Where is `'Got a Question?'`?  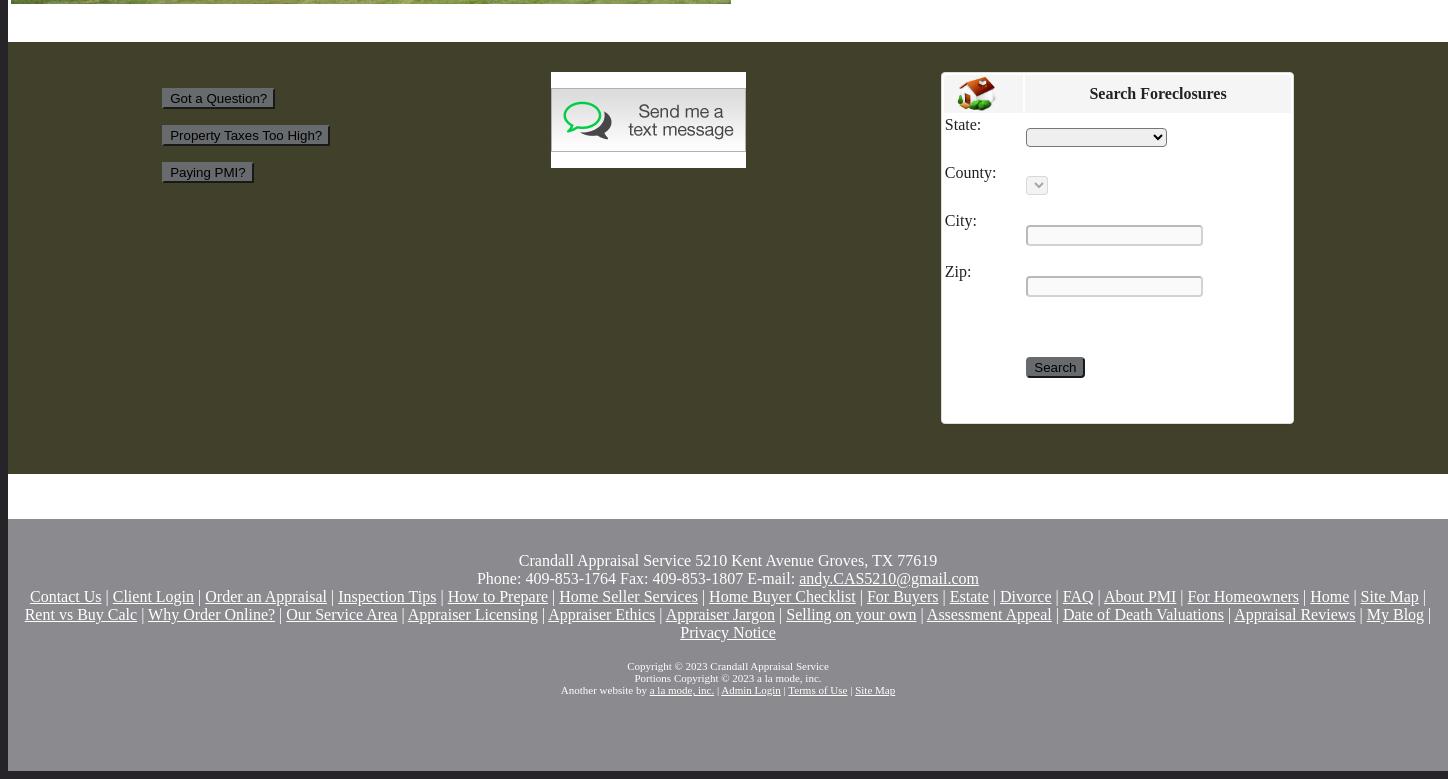 'Got a Question?' is located at coordinates (218, 97).